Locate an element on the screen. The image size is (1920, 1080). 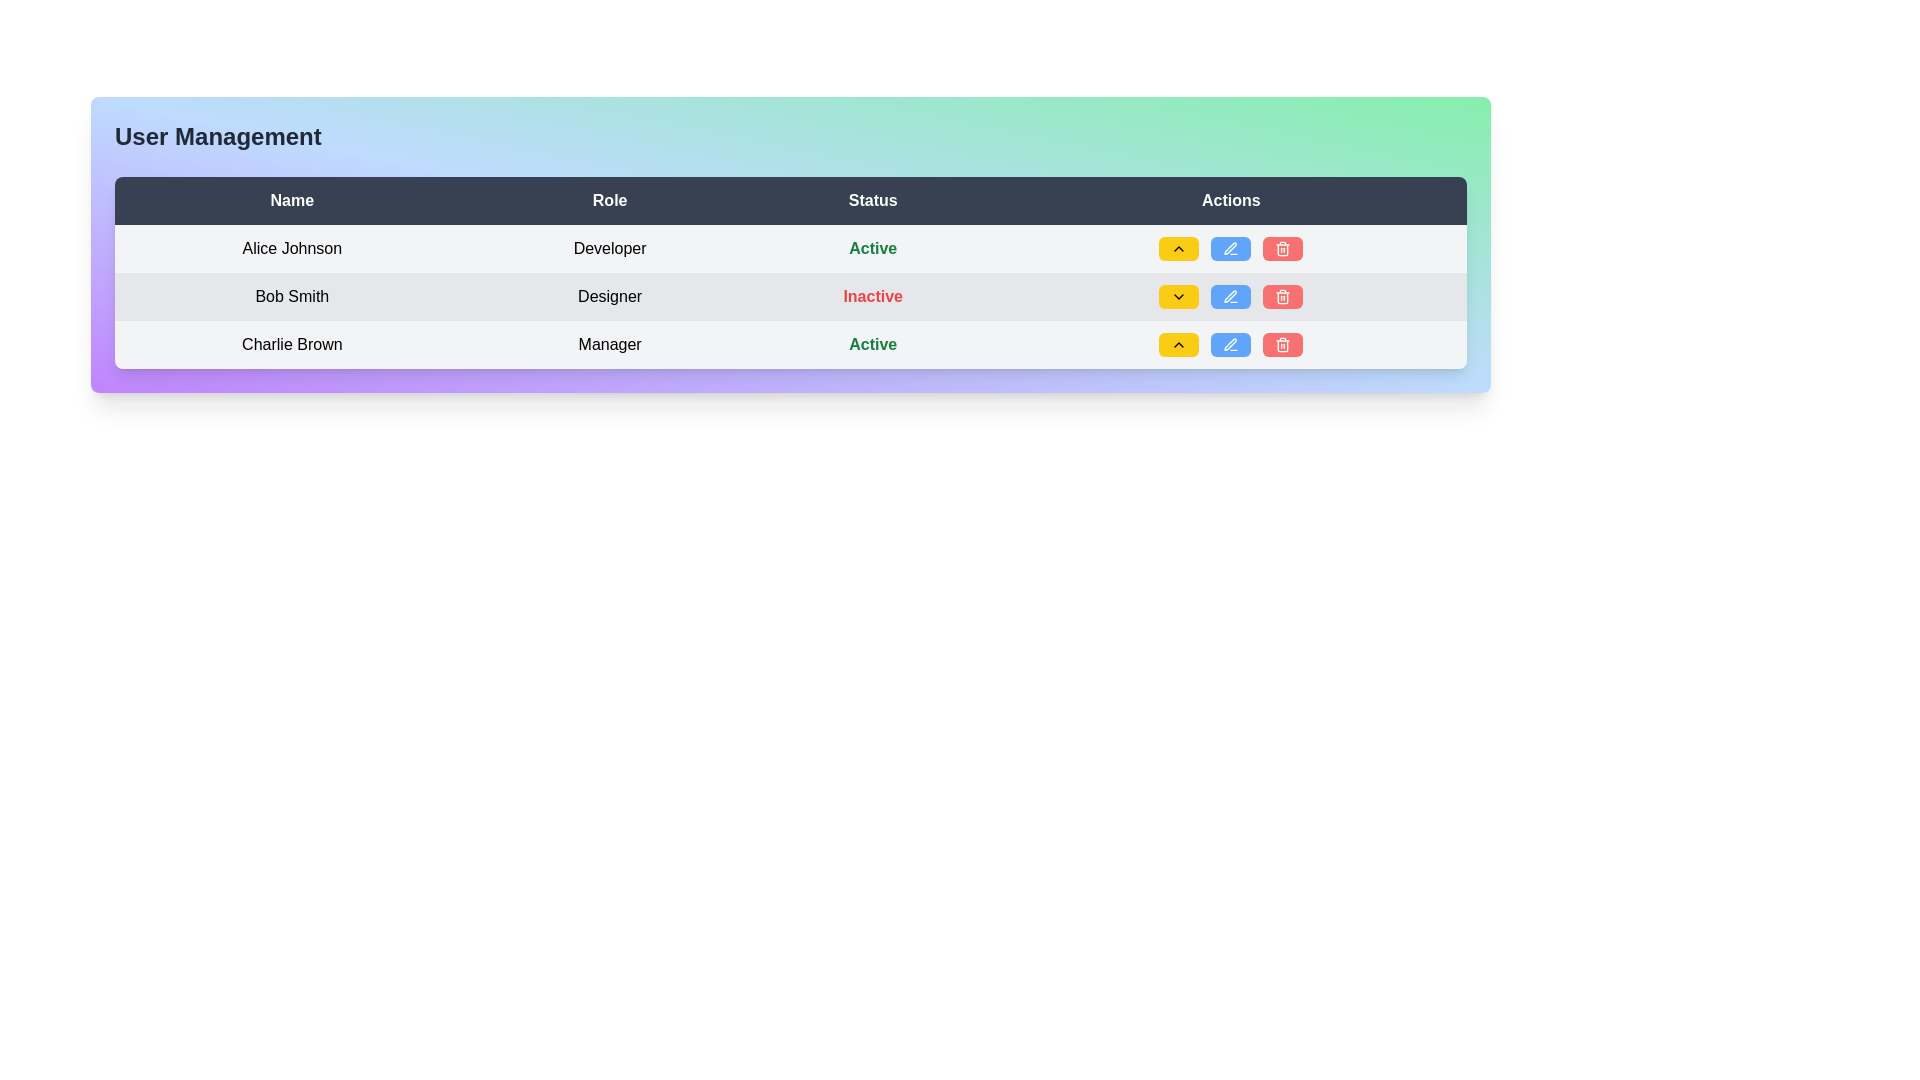
the blue rounded rectangular button with a pen icon located in the 'Actions' column of the second row in the table, which is the second button in a group of three interactive buttons is located at coordinates (1230, 248).